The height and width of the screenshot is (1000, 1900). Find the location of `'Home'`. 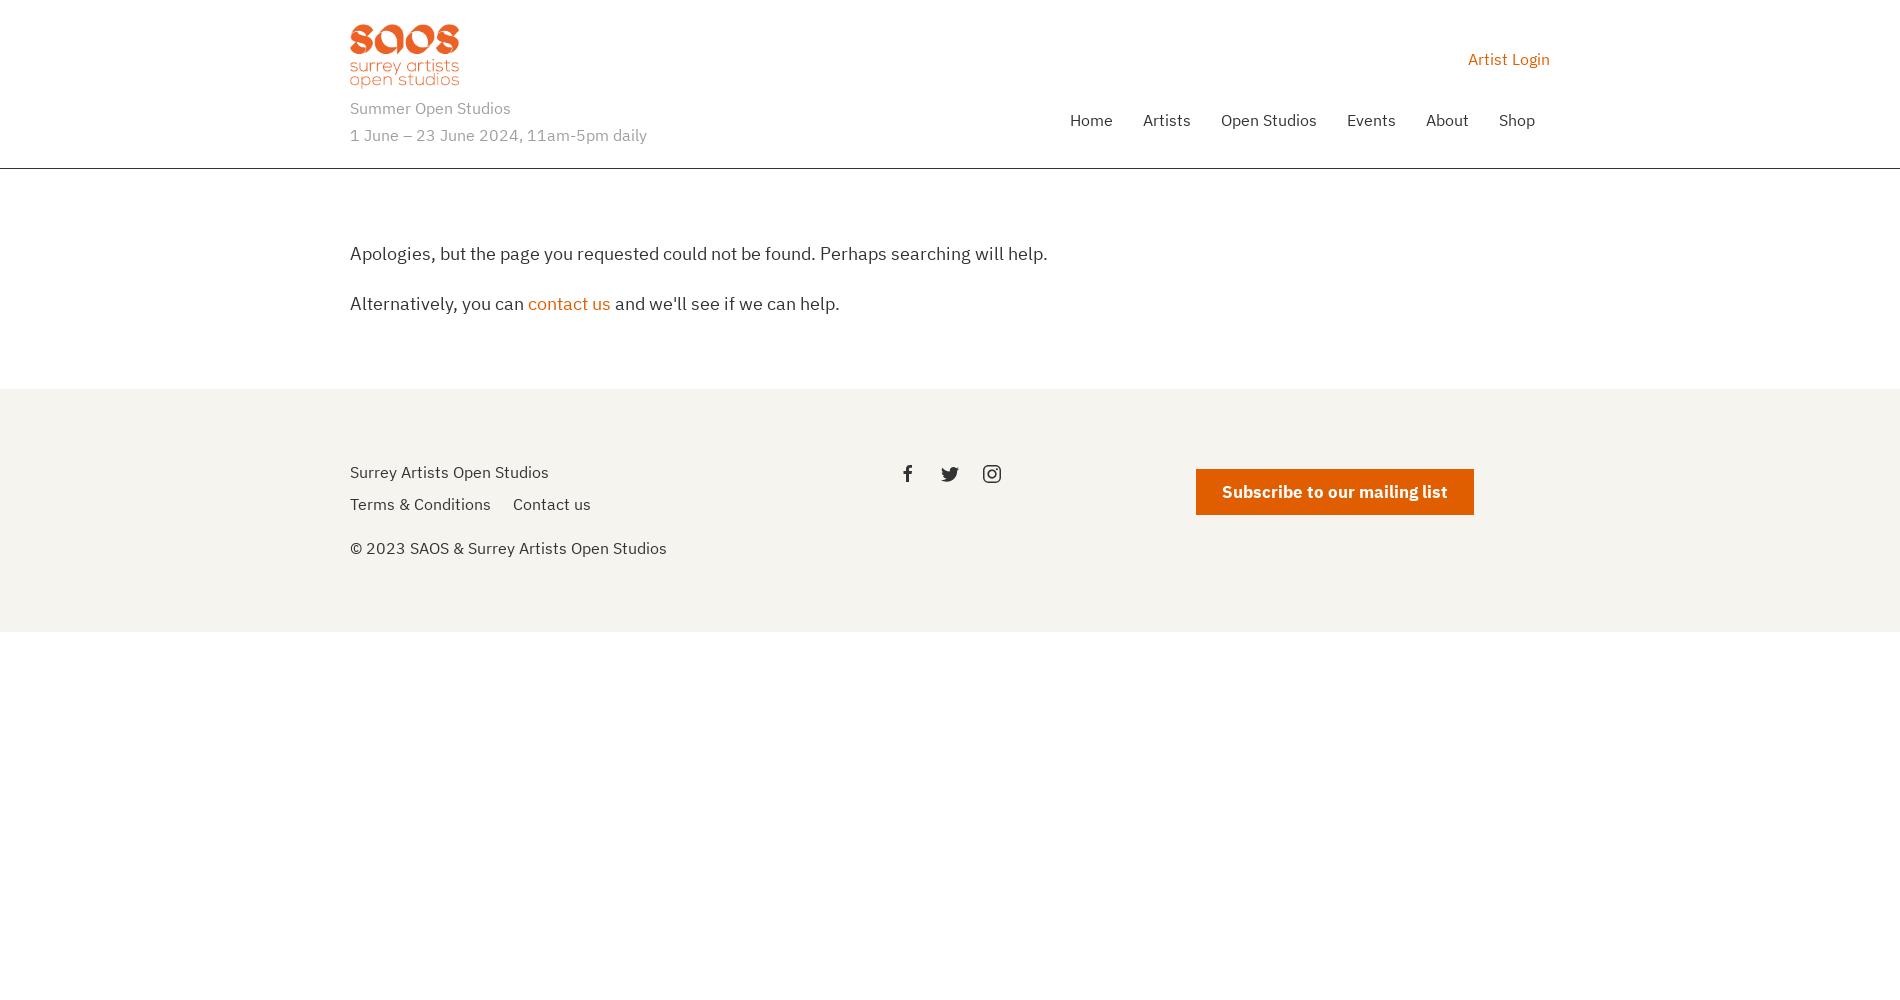

'Home' is located at coordinates (1091, 117).